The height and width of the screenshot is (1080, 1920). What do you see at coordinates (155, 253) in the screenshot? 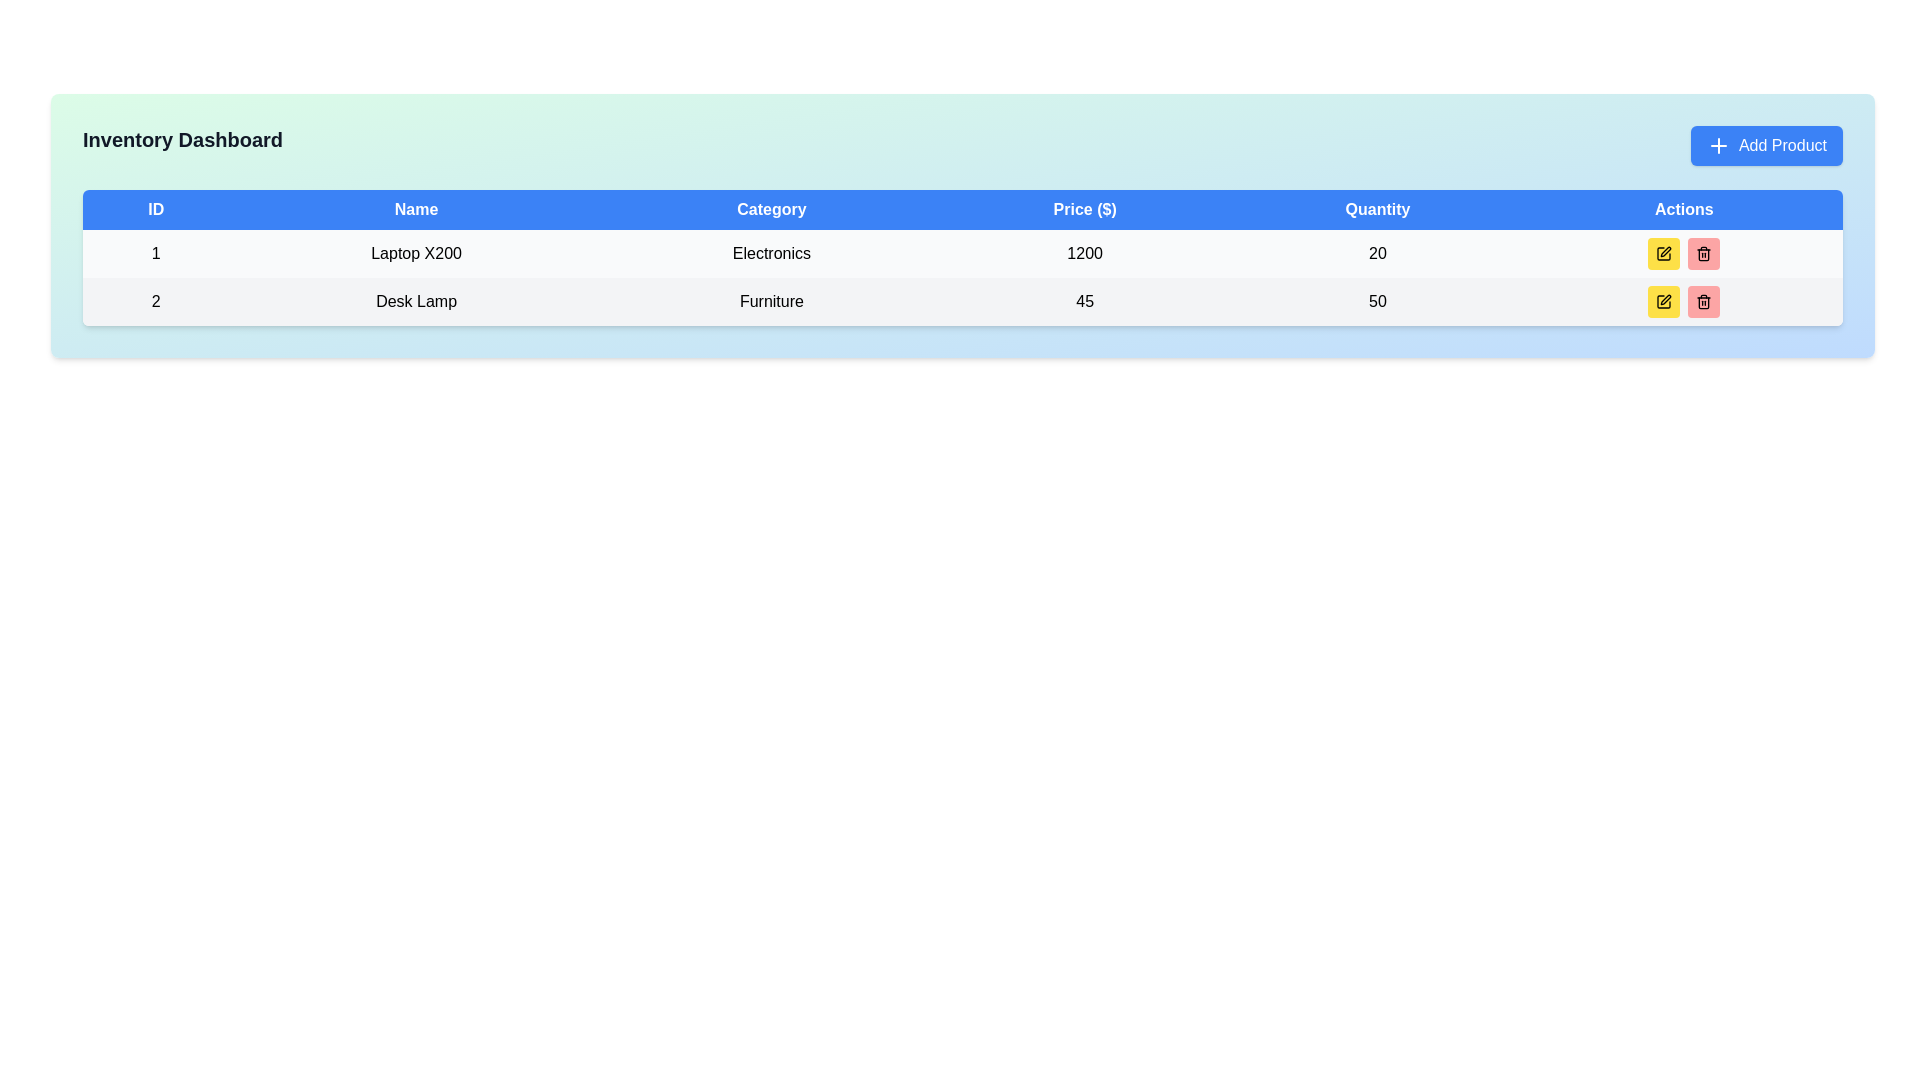
I see `the Text display element representing the unique identifier (ID) of the first entry in the table, located in the first column of the first row under the 'ID' header` at bounding box center [155, 253].